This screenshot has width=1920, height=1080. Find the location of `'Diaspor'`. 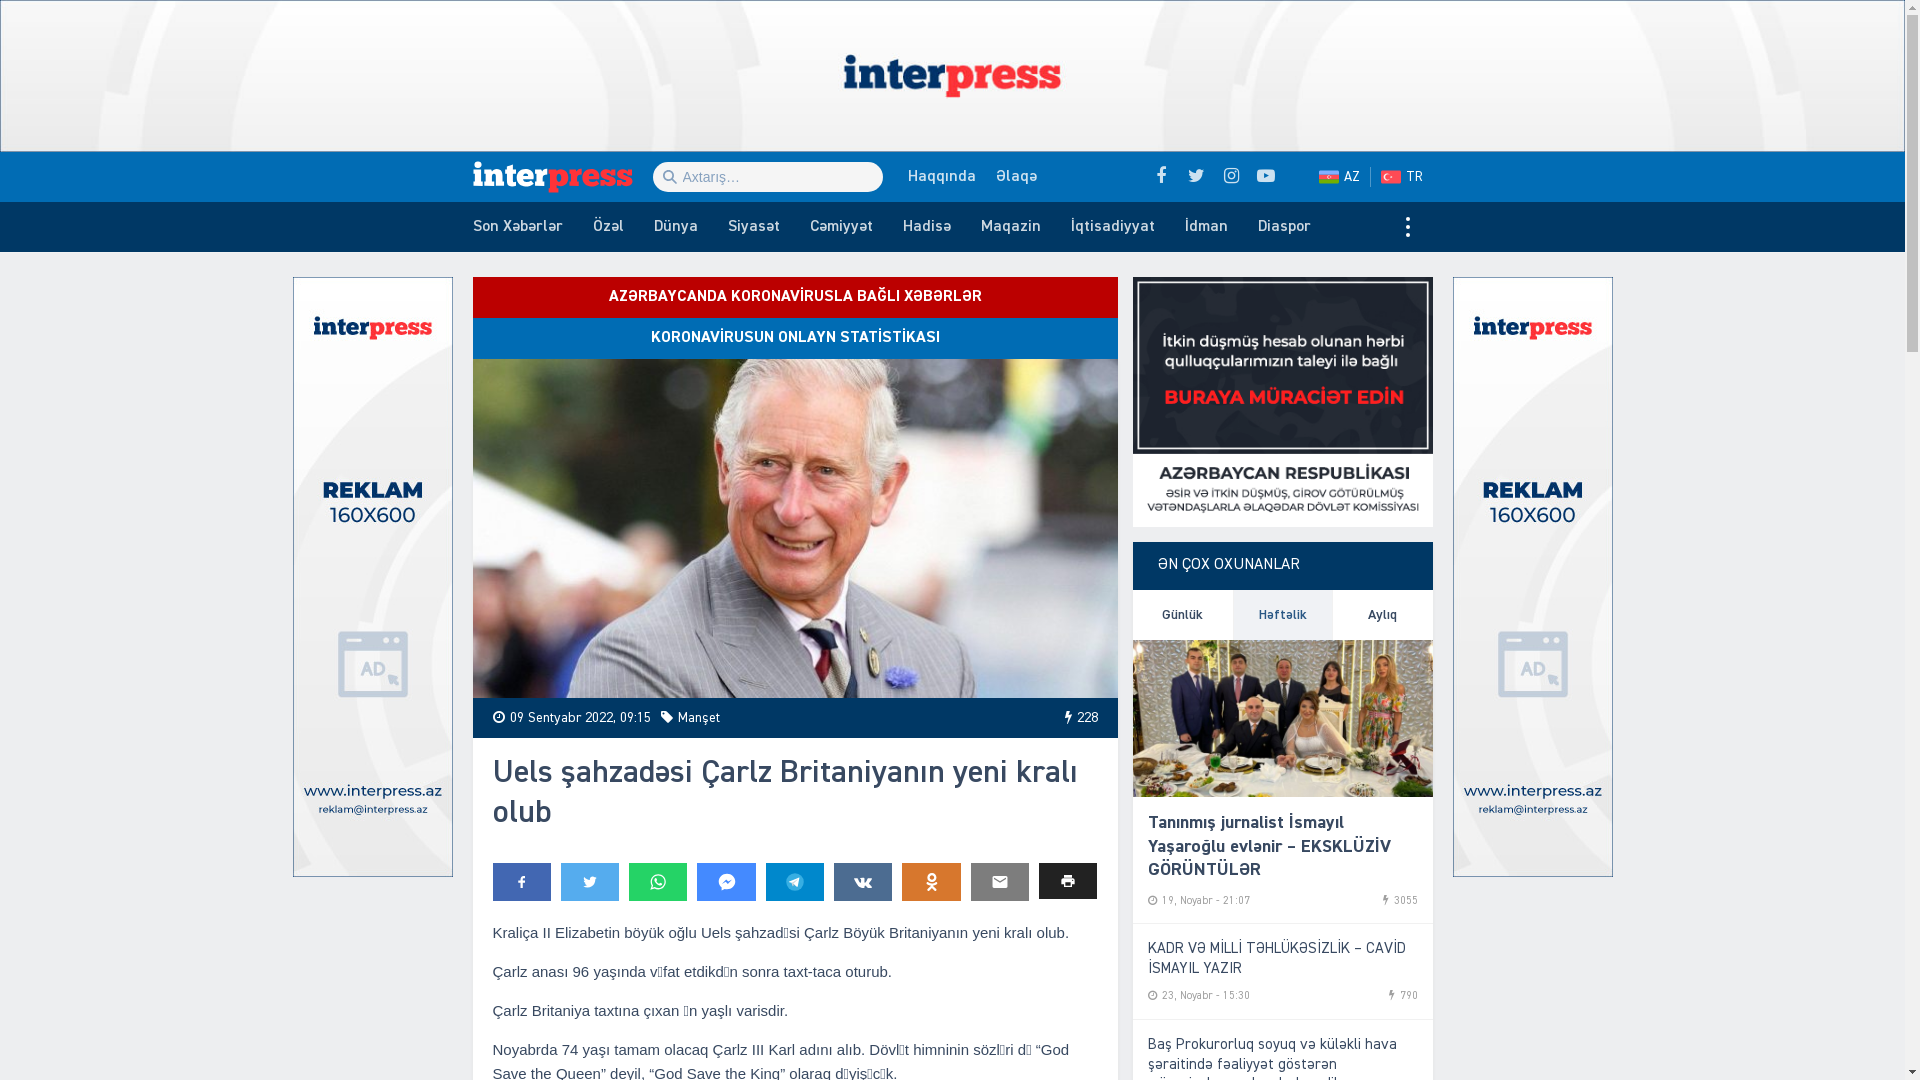

'Diaspor' is located at coordinates (1283, 226).